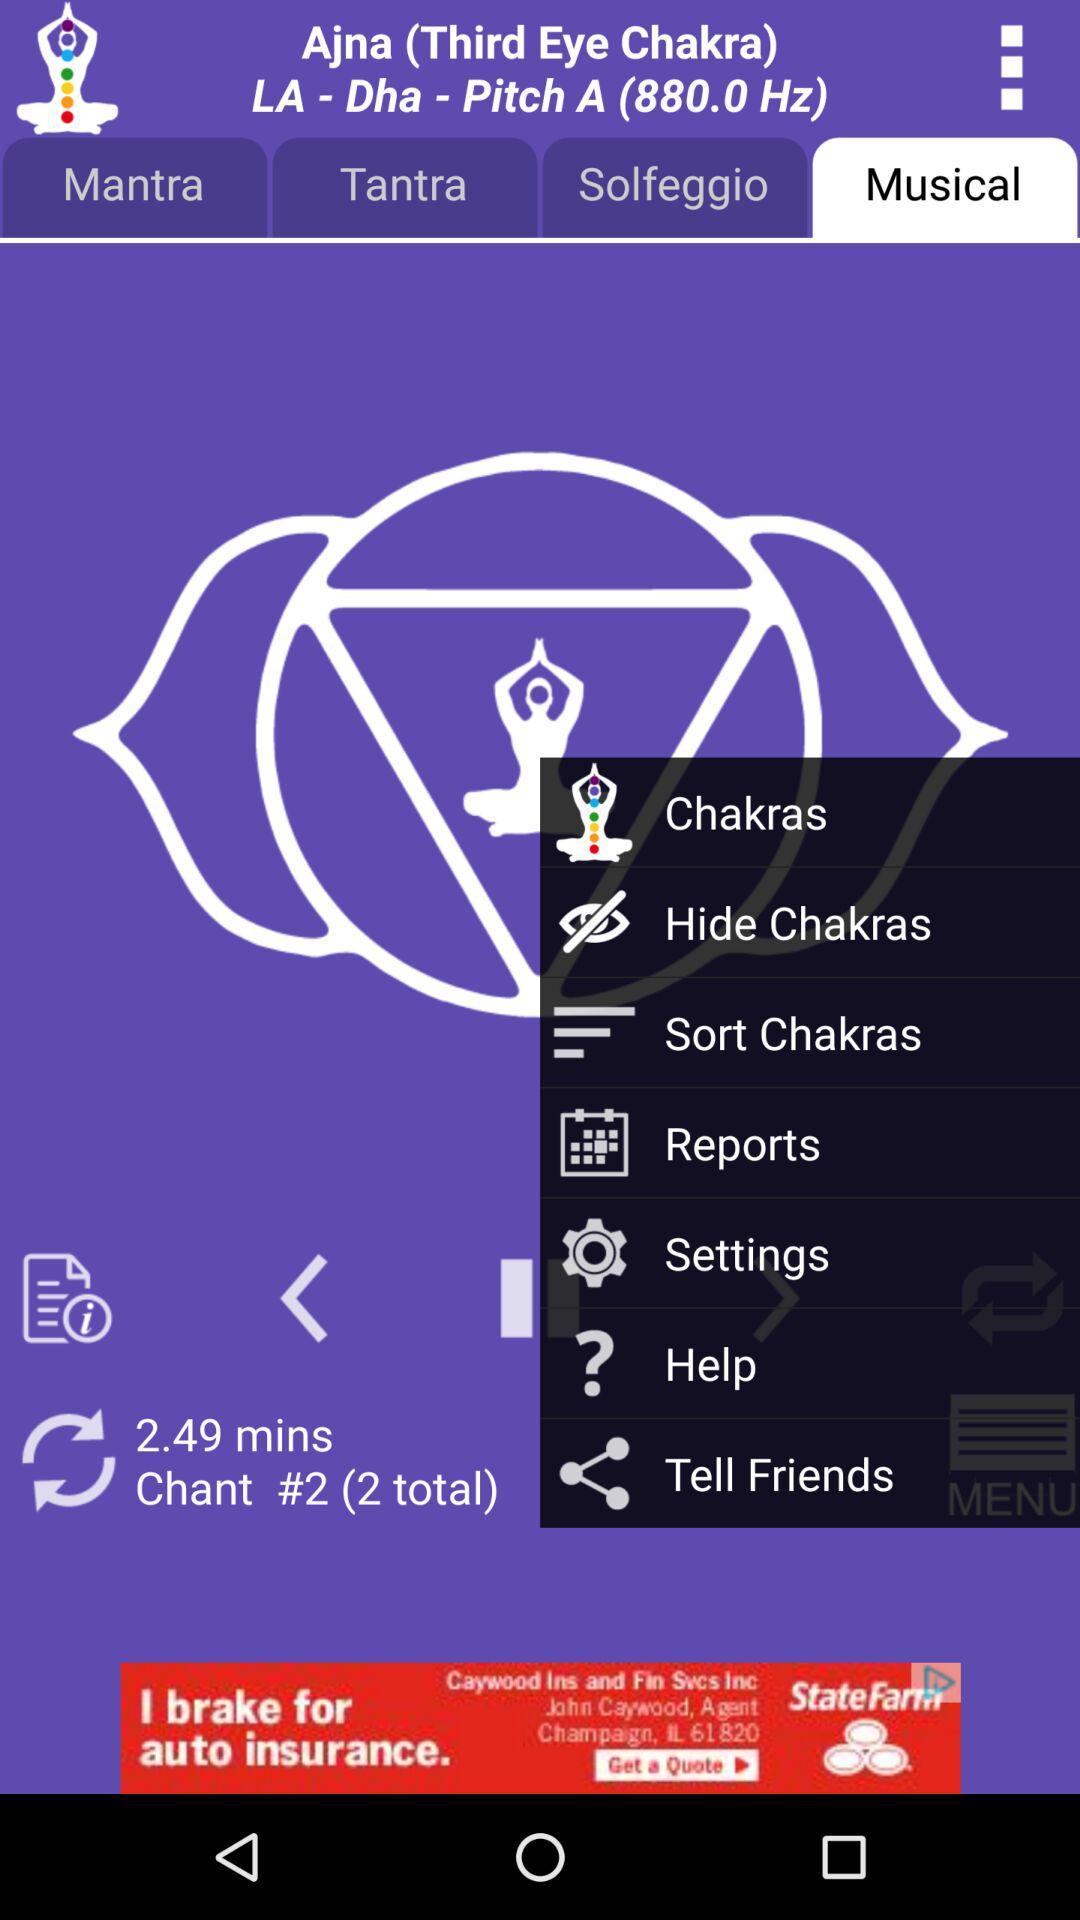  Describe the element at coordinates (66, 1298) in the screenshot. I see `menu page` at that location.